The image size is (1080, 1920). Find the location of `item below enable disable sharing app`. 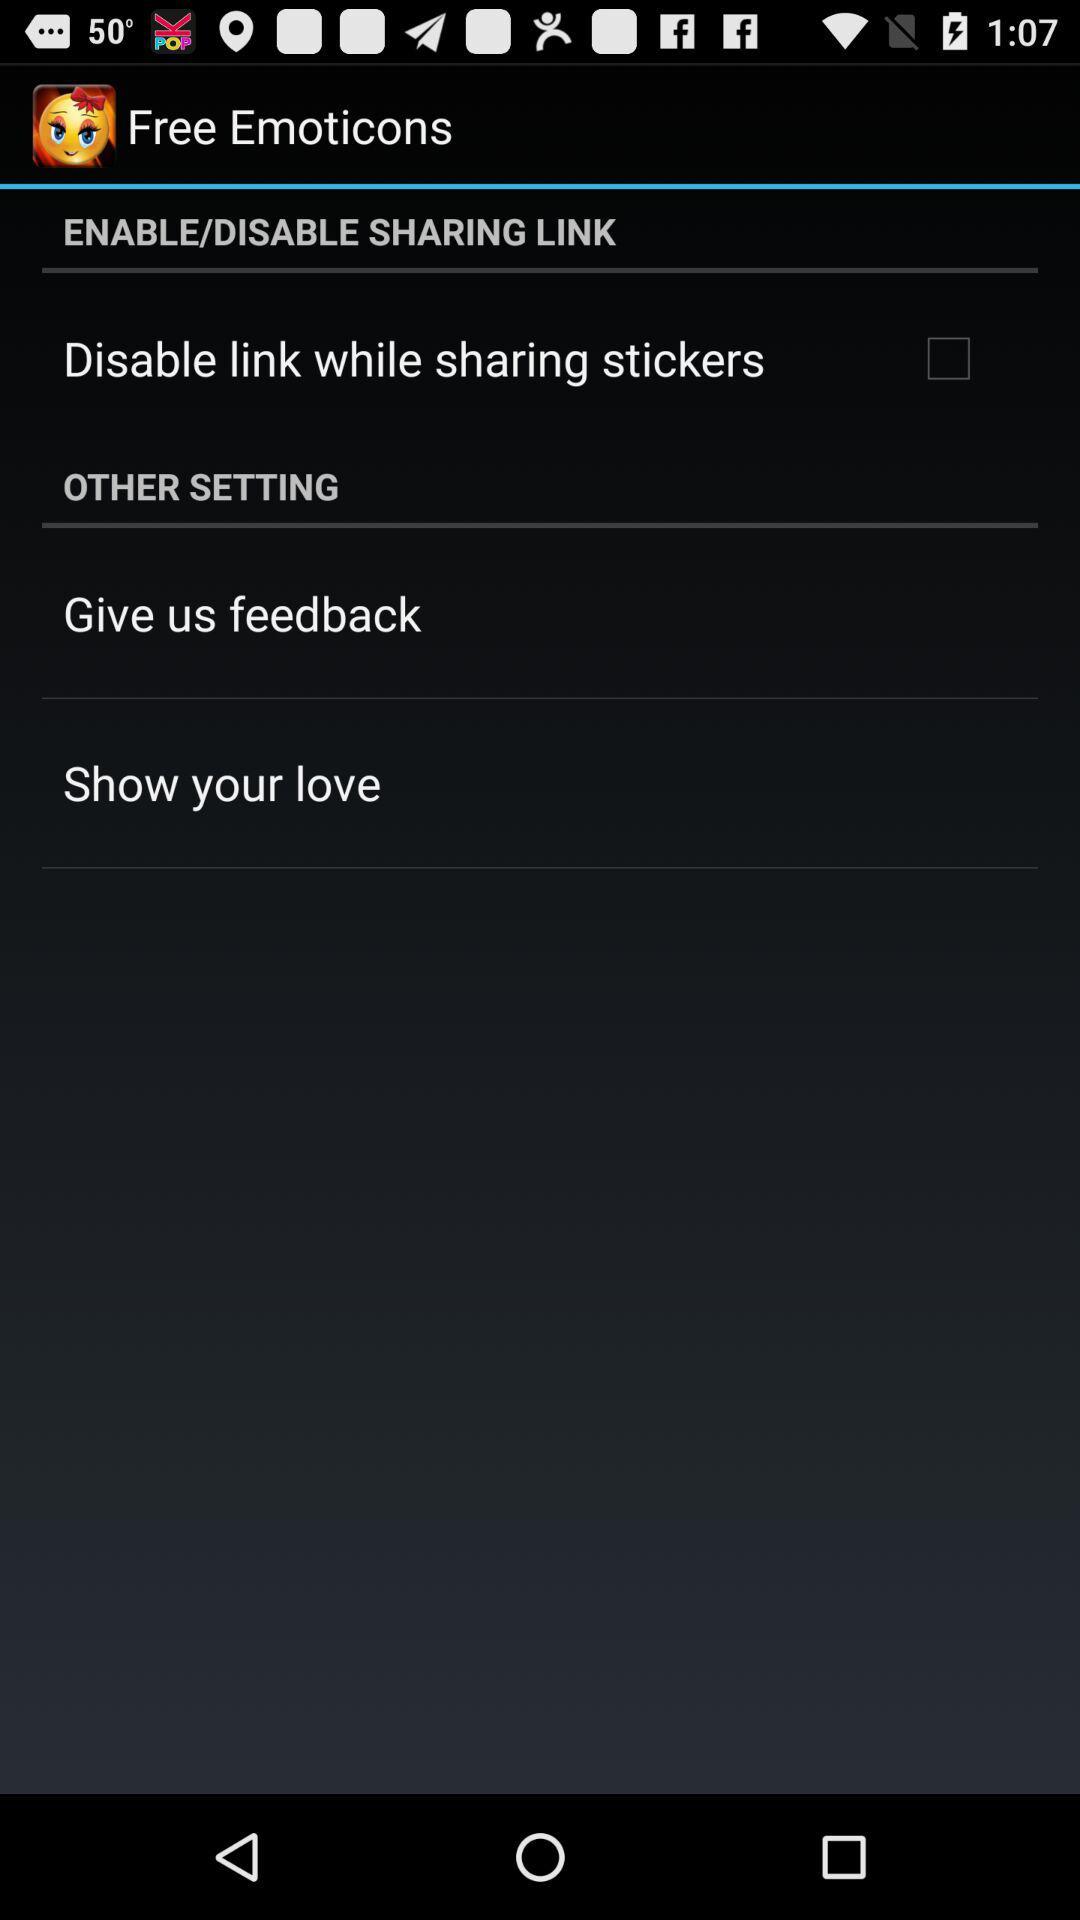

item below enable disable sharing app is located at coordinates (947, 358).